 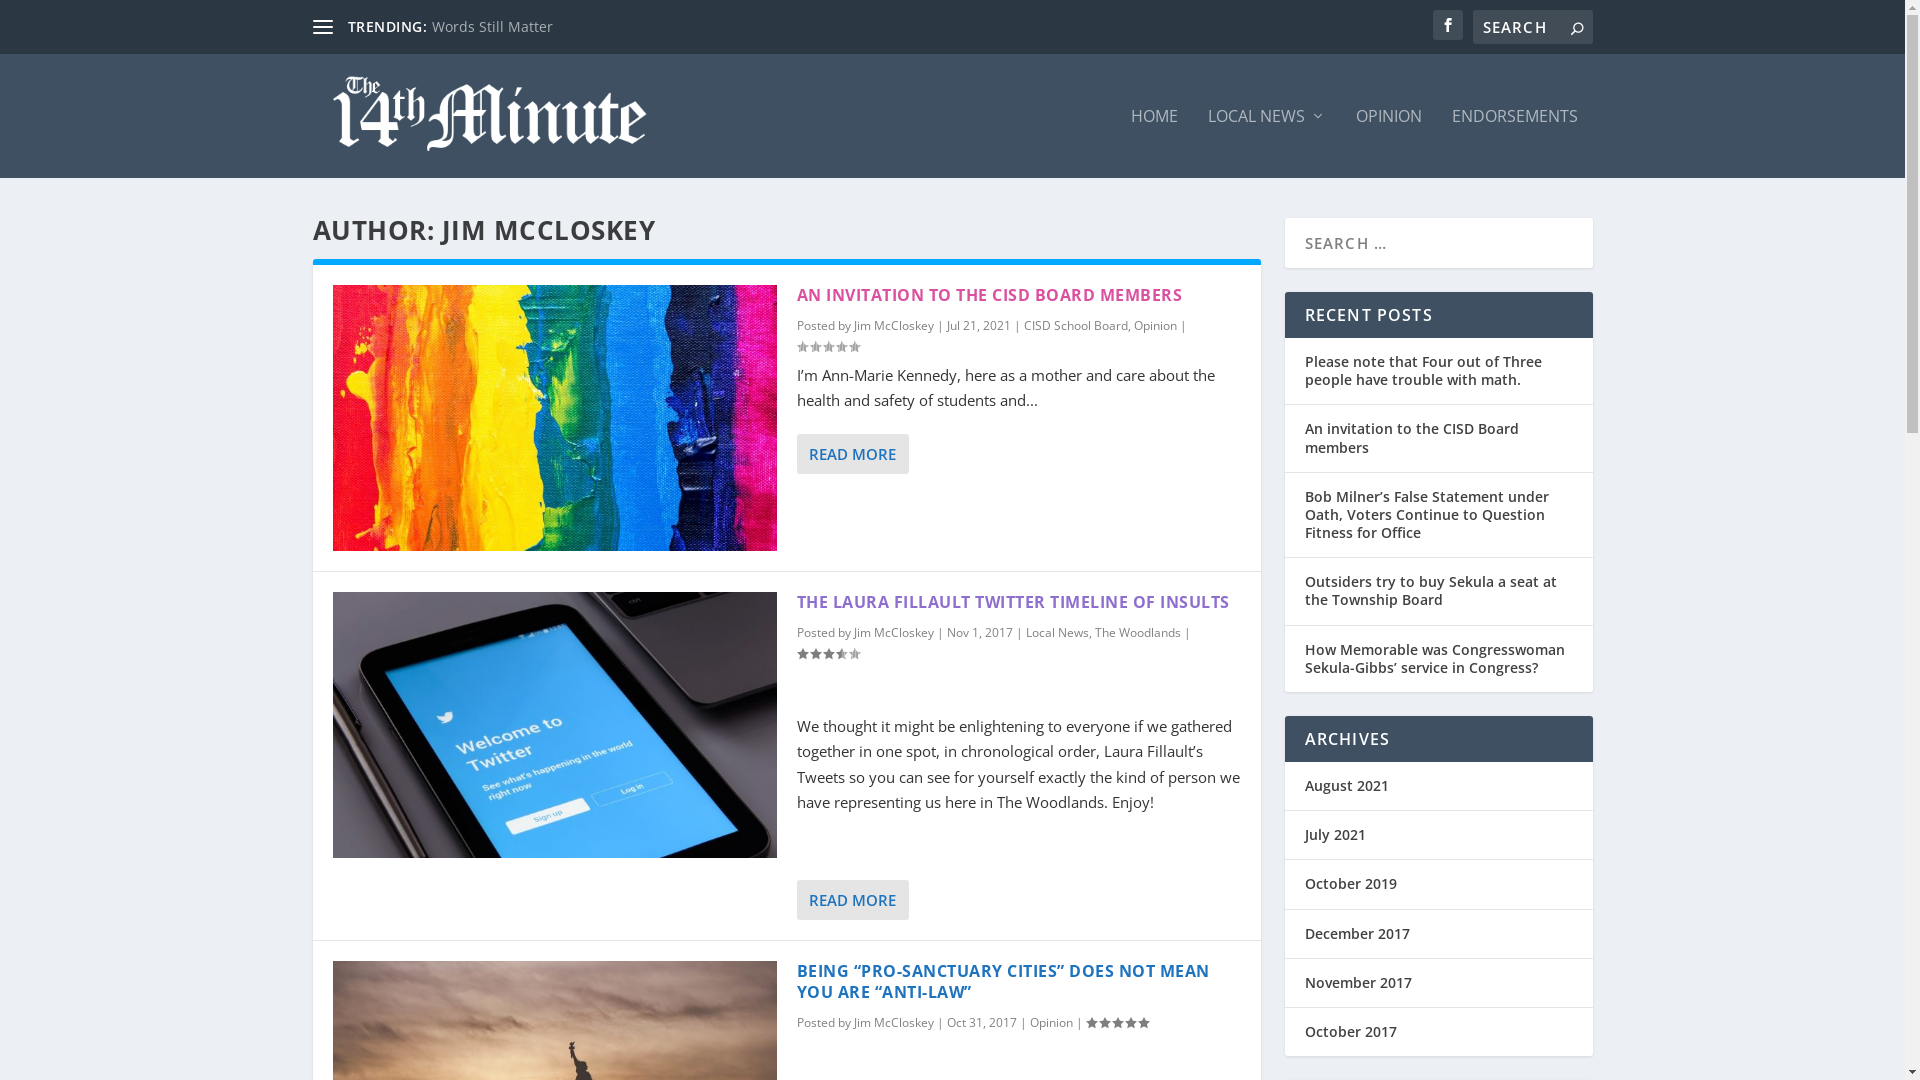 What do you see at coordinates (1304, 882) in the screenshot?
I see `'October 2019'` at bounding box center [1304, 882].